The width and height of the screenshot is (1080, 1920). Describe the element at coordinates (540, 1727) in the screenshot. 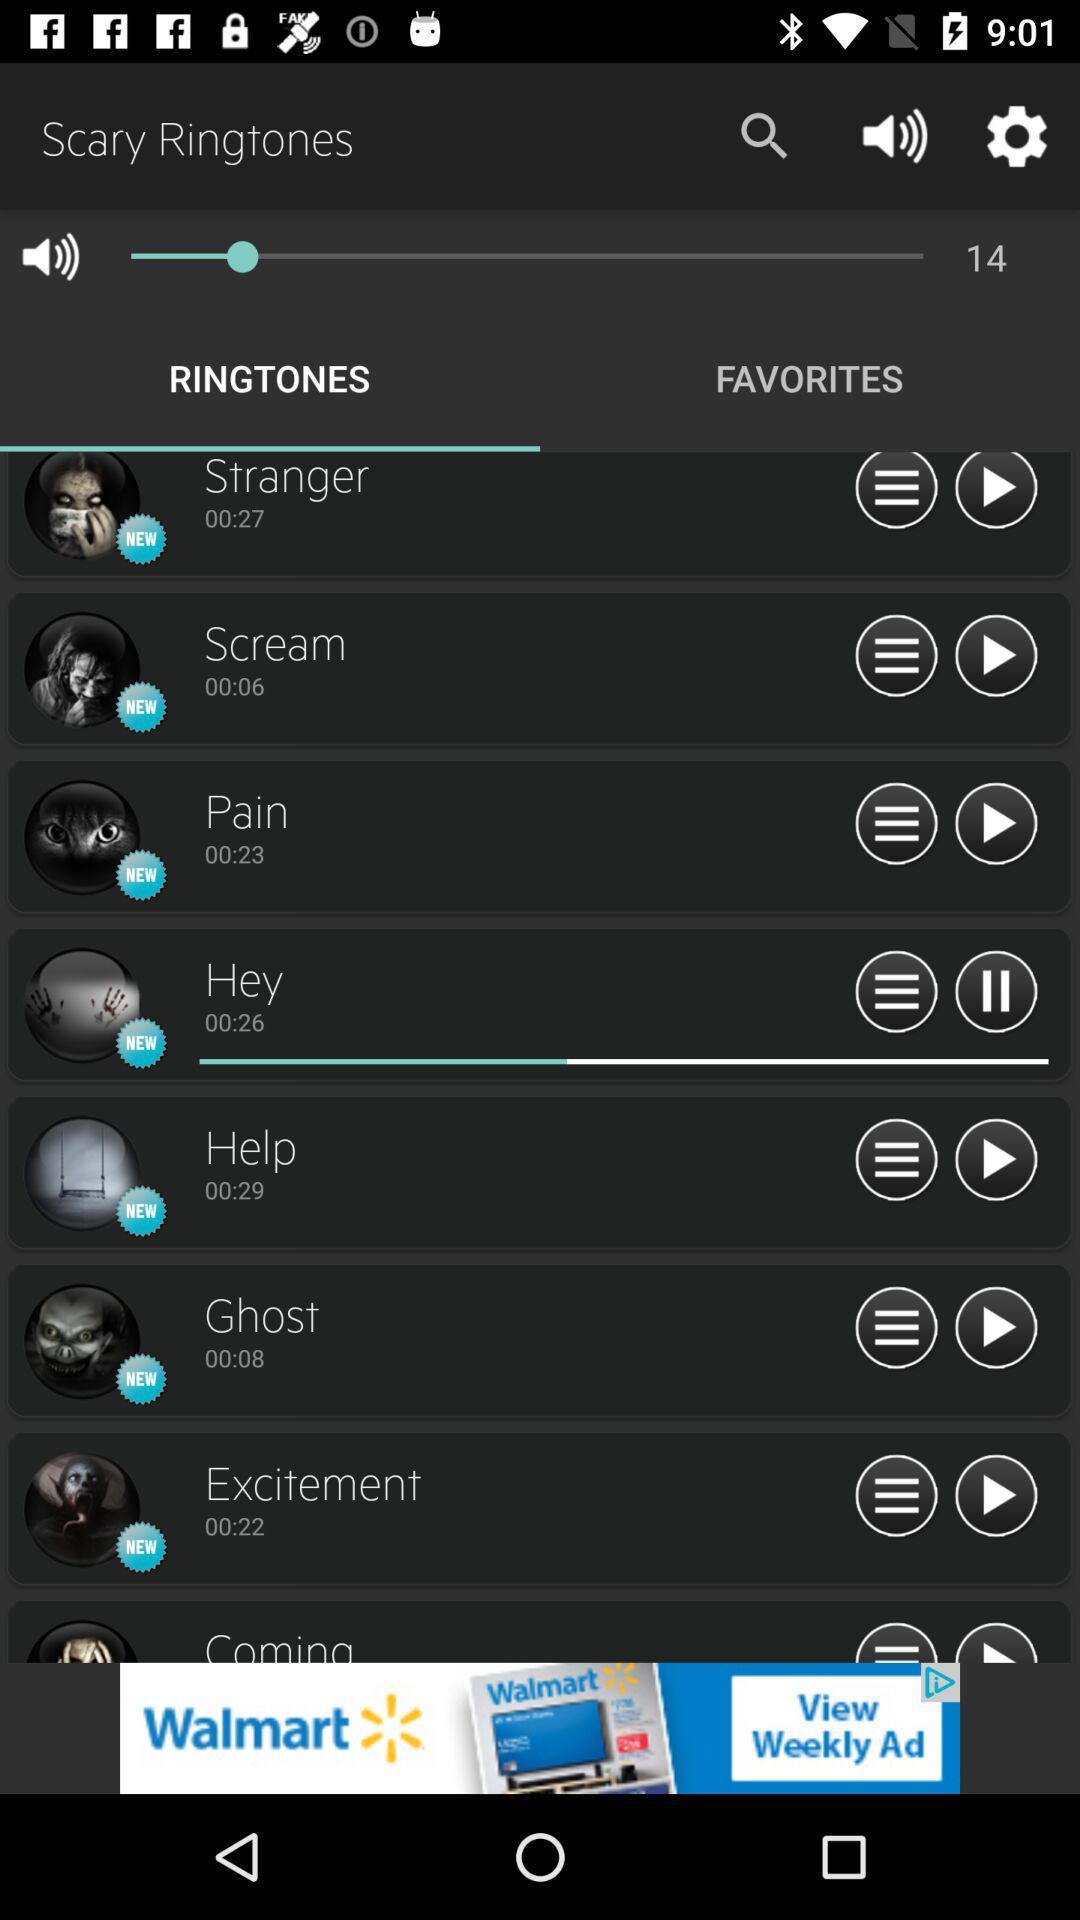

I see `advertisement` at that location.